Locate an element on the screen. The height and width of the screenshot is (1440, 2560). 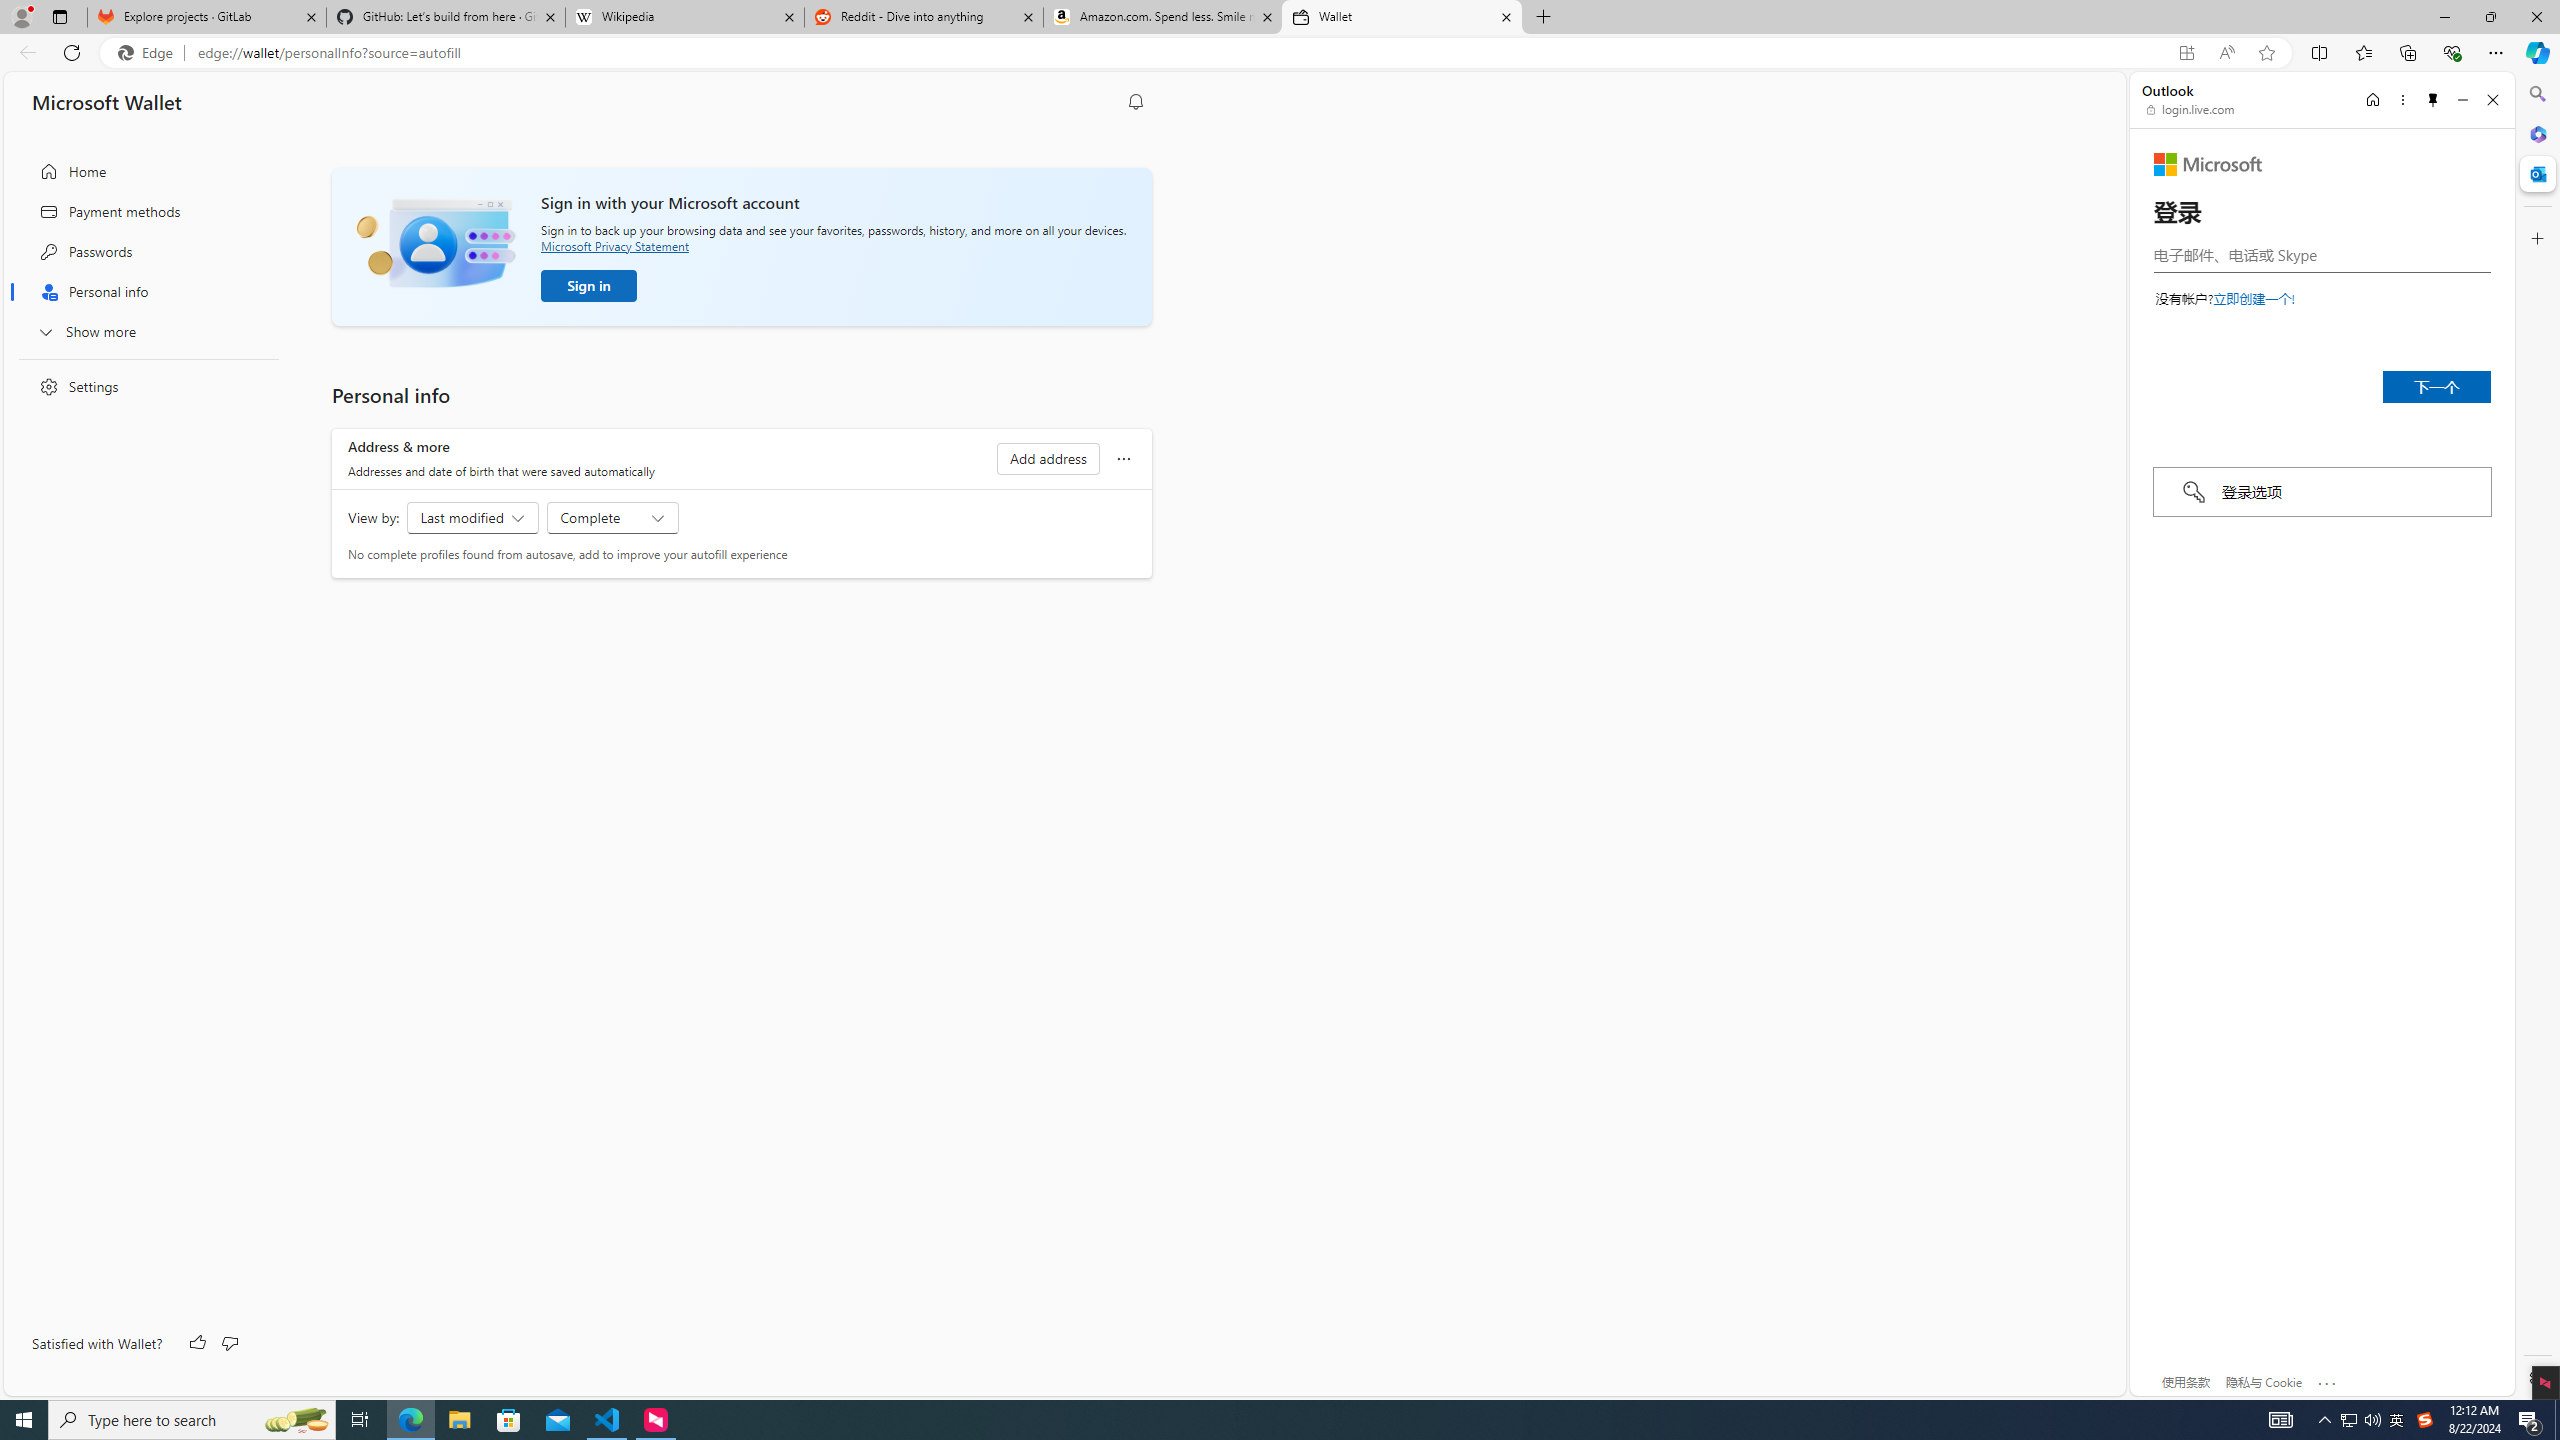
'More actions' is located at coordinates (1122, 457).